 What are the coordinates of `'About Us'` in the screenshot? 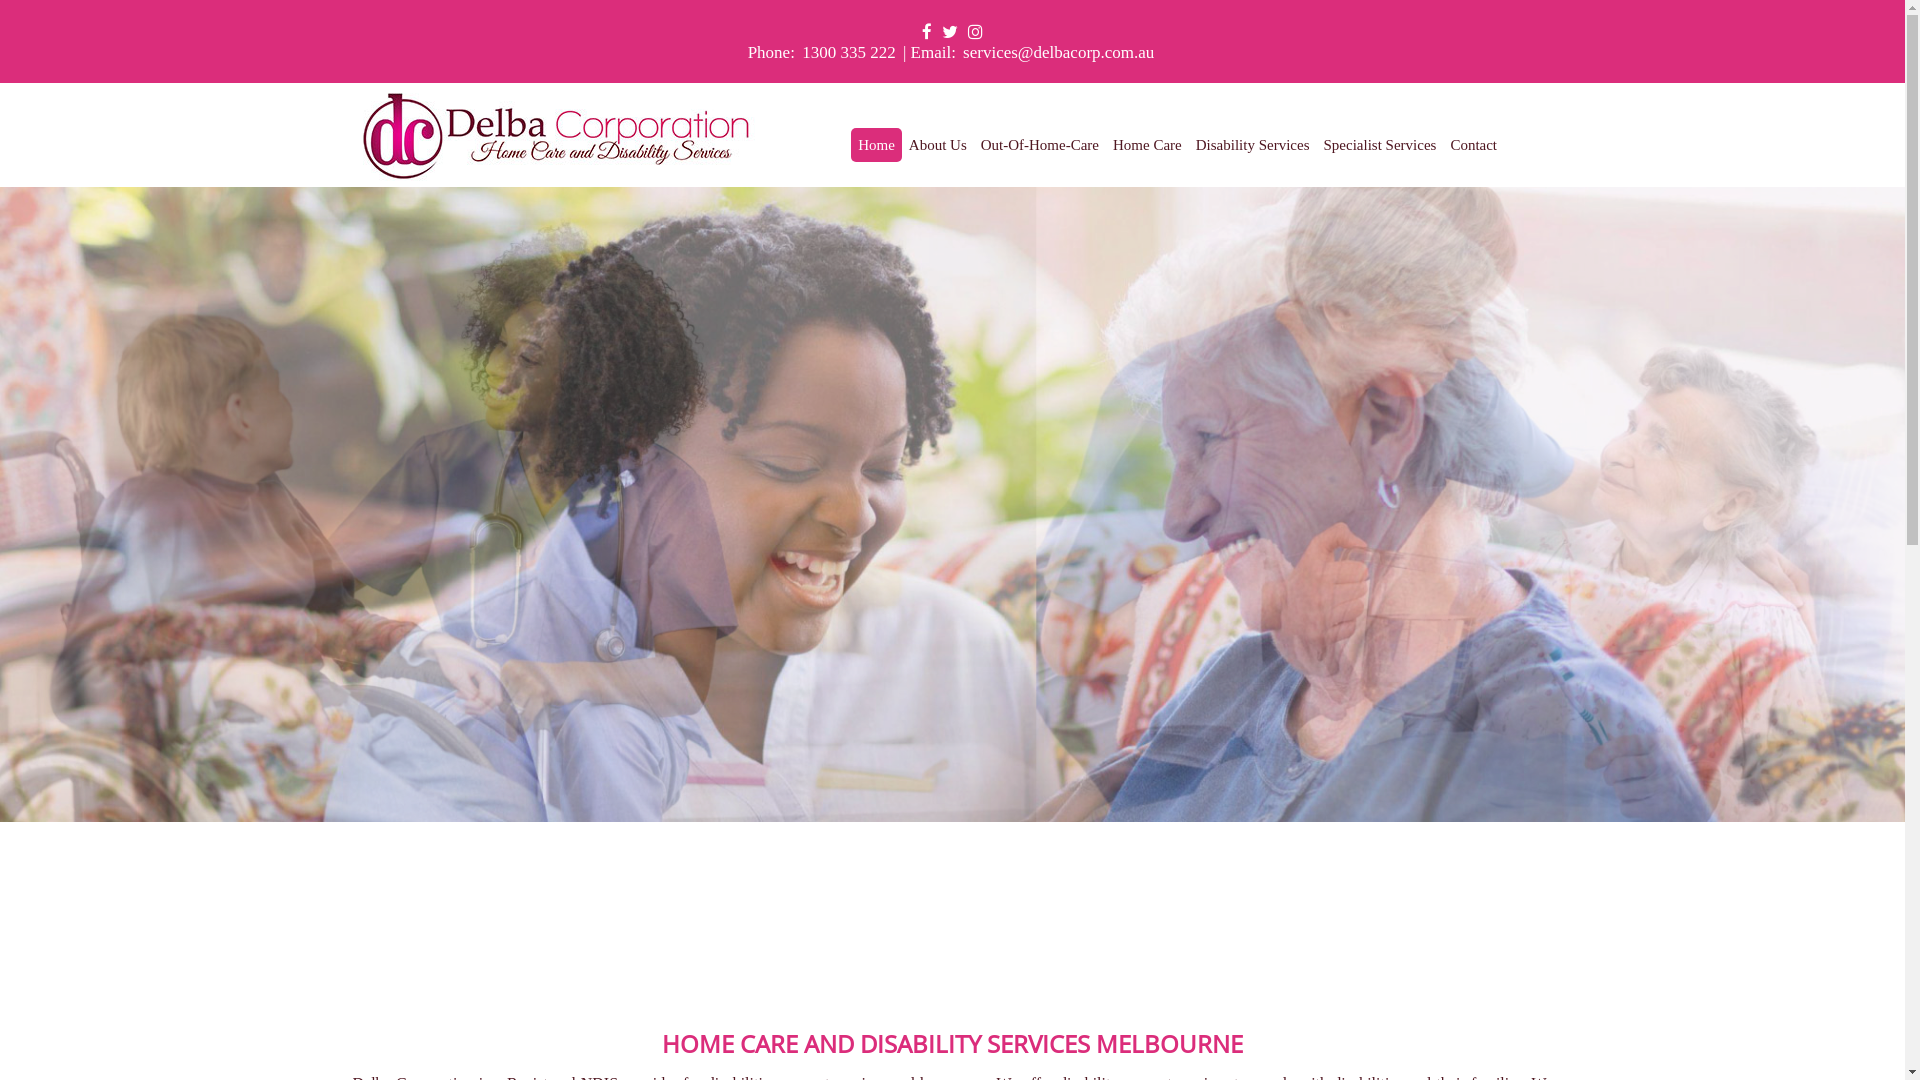 It's located at (907, 144).